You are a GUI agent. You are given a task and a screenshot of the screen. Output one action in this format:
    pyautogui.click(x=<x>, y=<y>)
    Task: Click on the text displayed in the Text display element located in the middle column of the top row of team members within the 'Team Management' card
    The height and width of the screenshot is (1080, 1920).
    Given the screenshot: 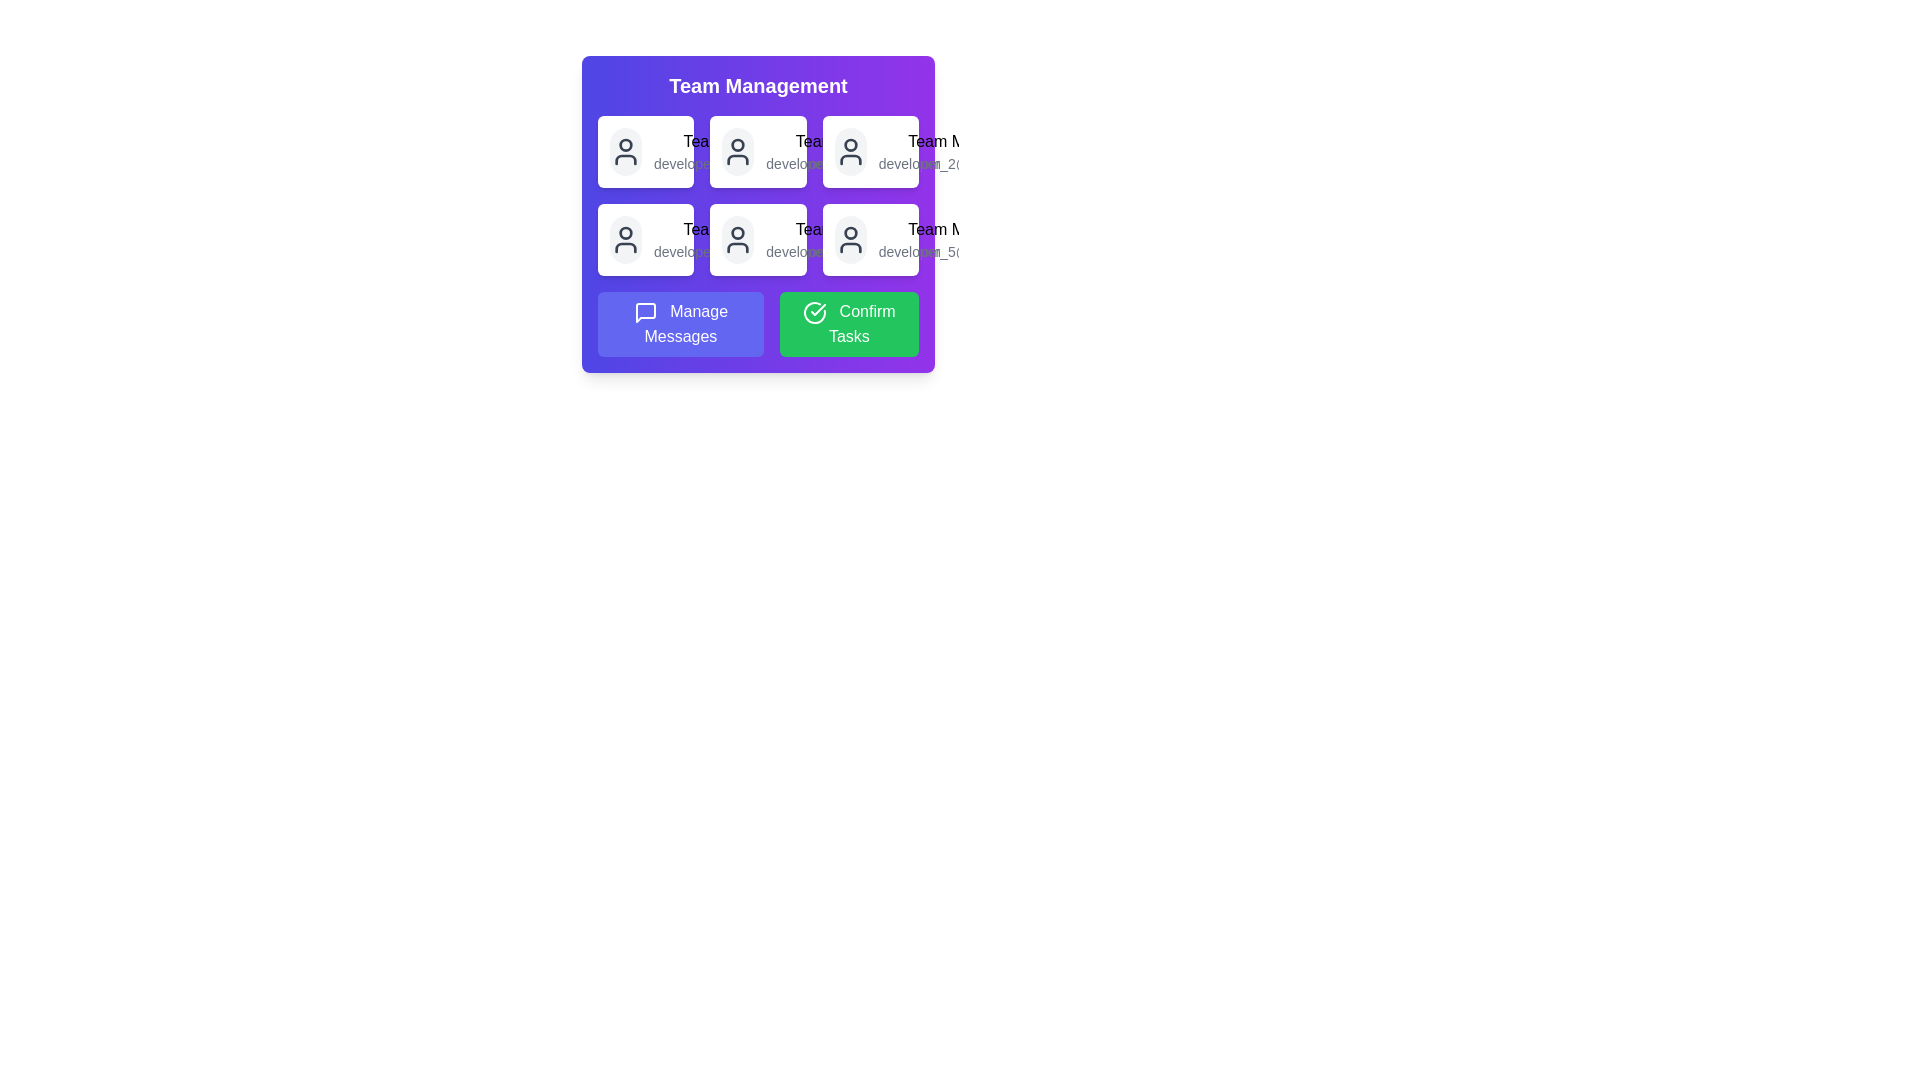 What is the action you would take?
    pyautogui.click(x=853, y=150)
    